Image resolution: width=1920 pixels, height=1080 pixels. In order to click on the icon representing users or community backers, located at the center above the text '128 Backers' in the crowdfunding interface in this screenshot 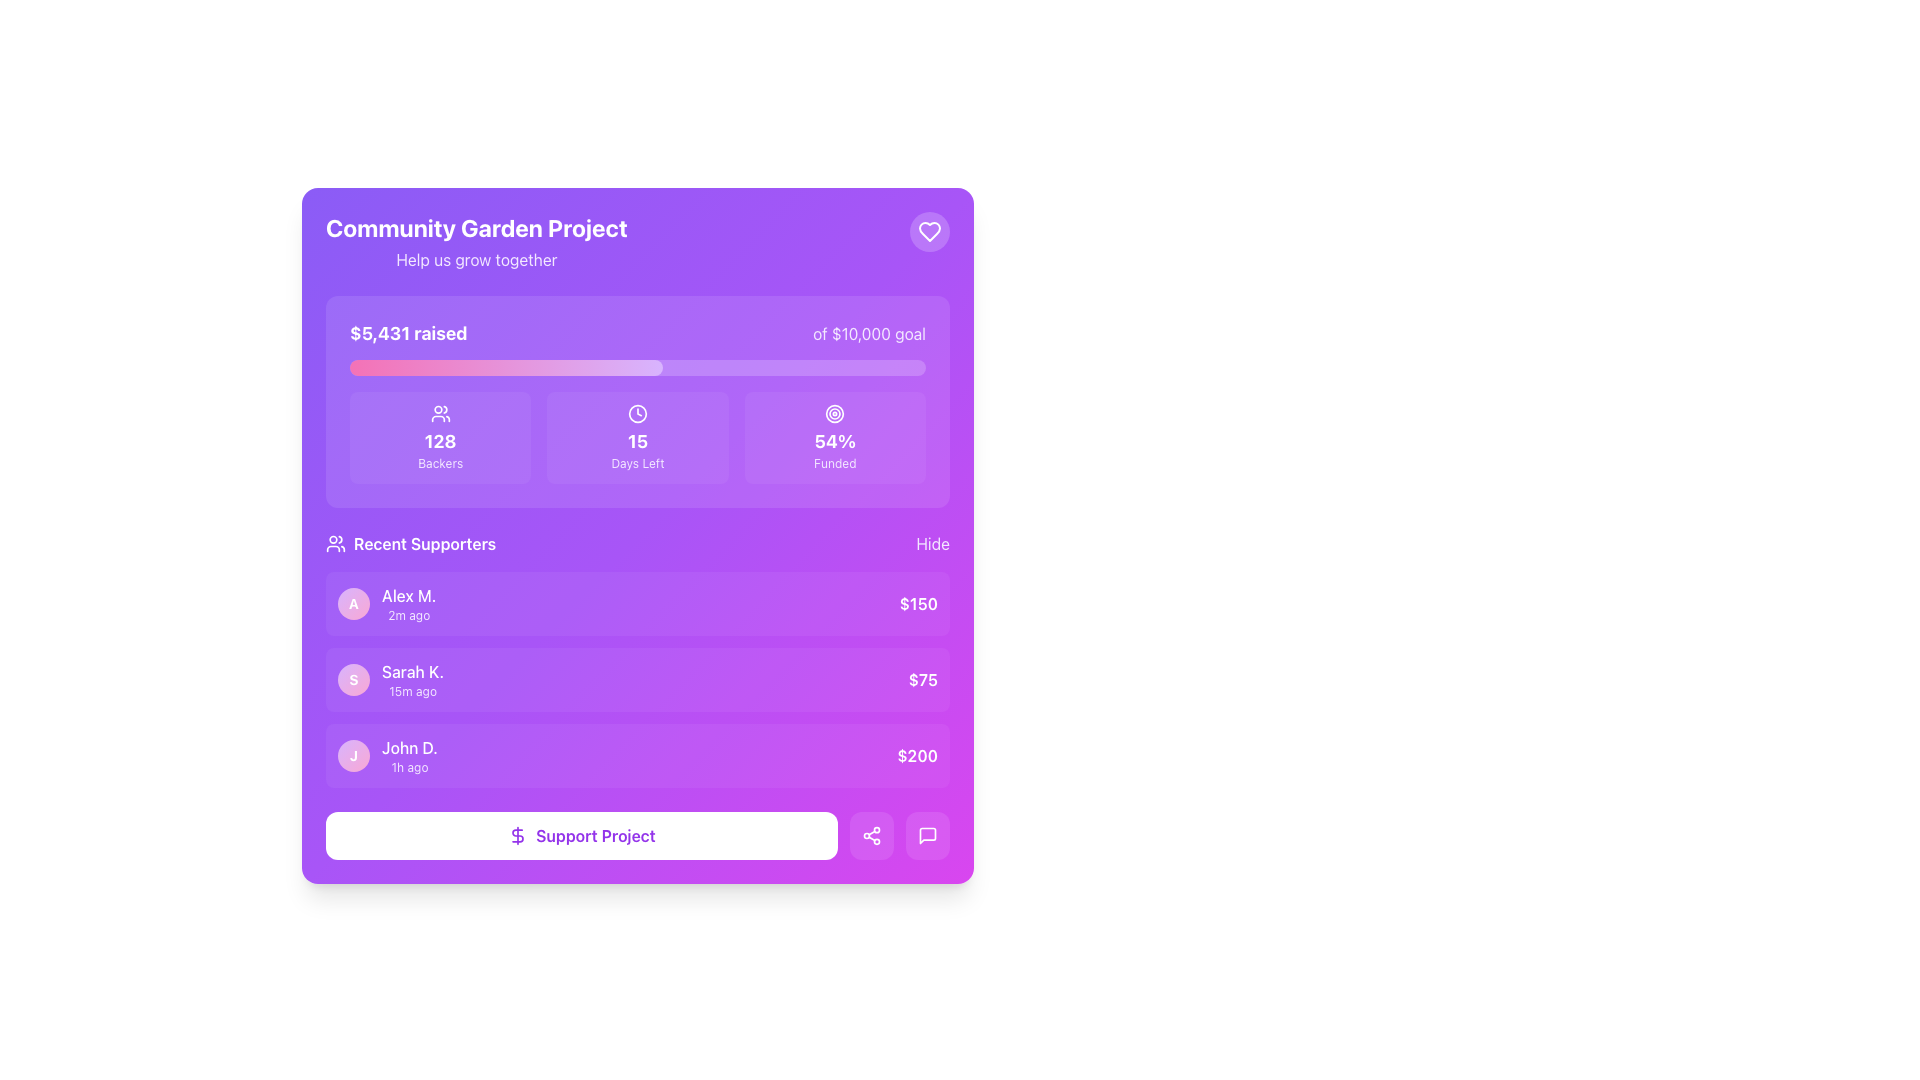, I will do `click(439, 412)`.